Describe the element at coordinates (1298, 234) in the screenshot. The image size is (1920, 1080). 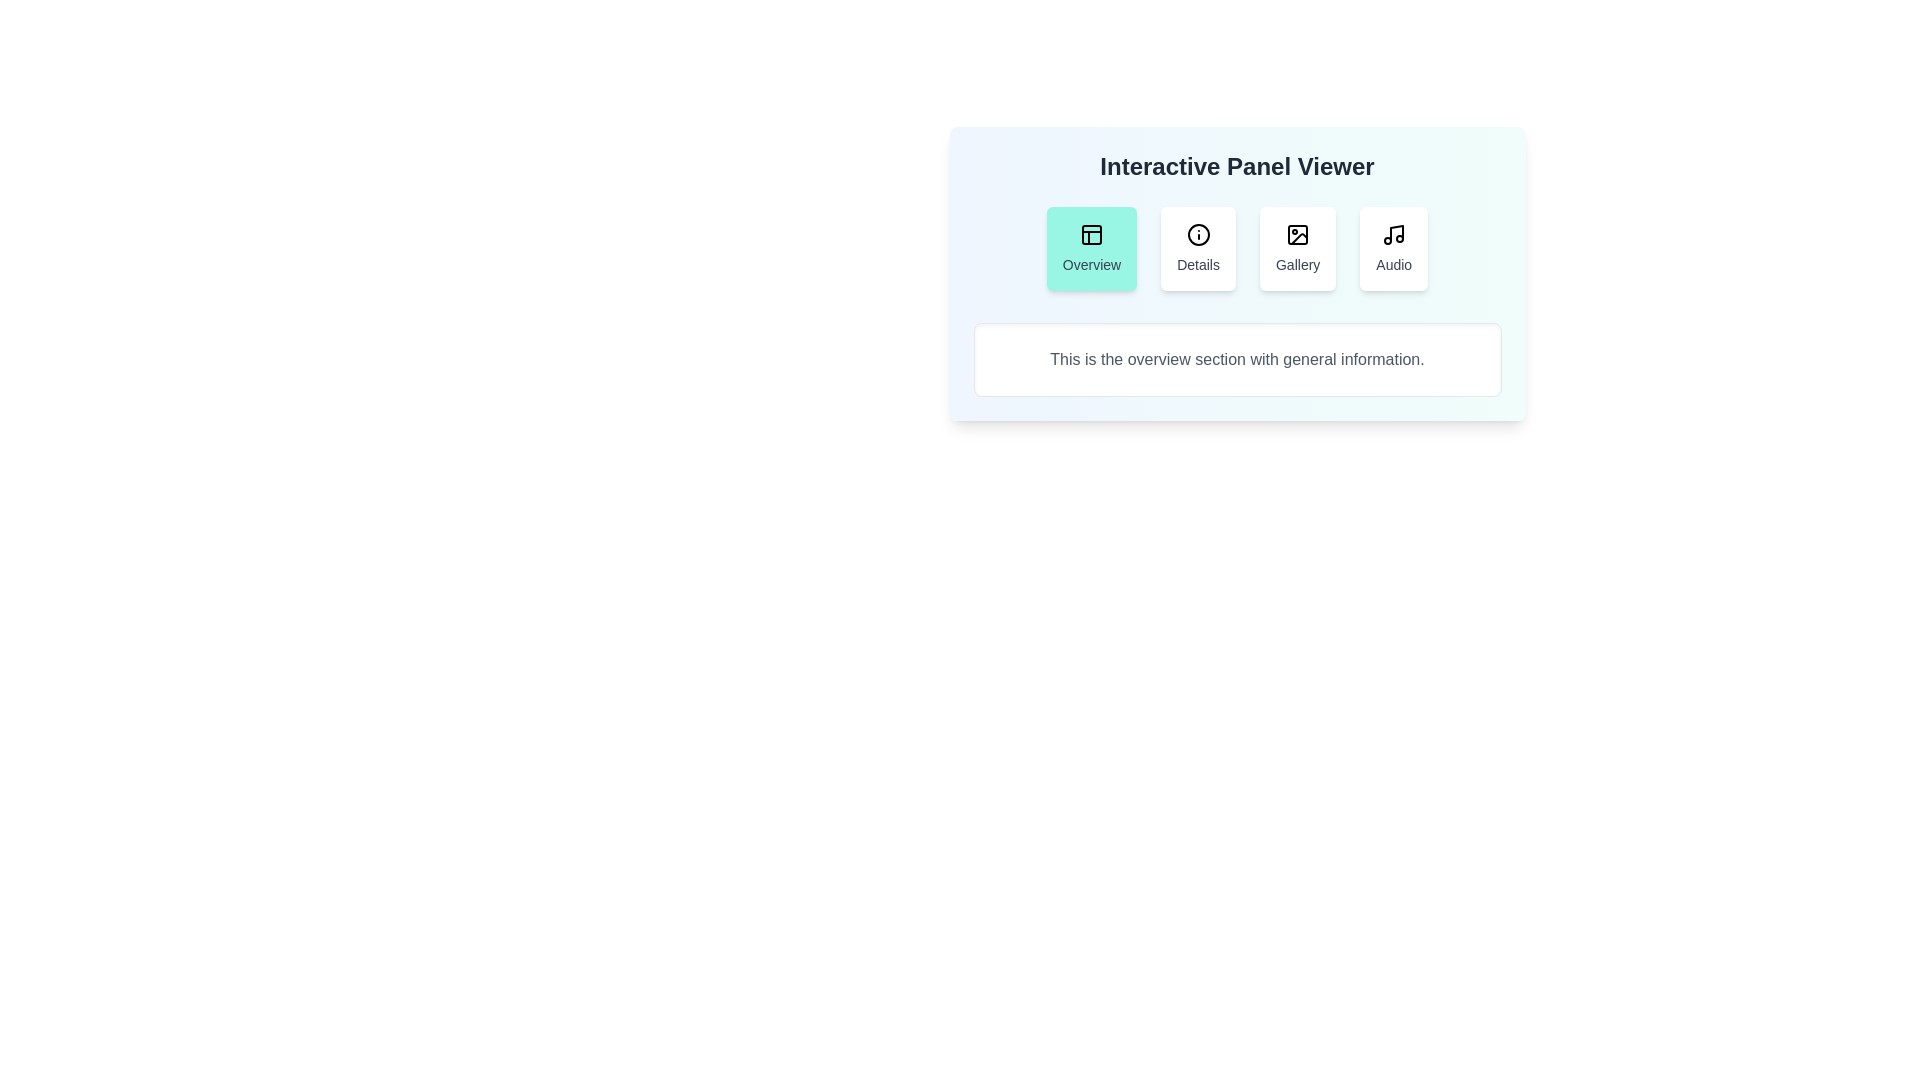
I see `the SVG icon resembling an image placeholder, which is centrally positioned within the 'Gallery' button, located between the 'Details' and 'Audio' buttons` at that location.